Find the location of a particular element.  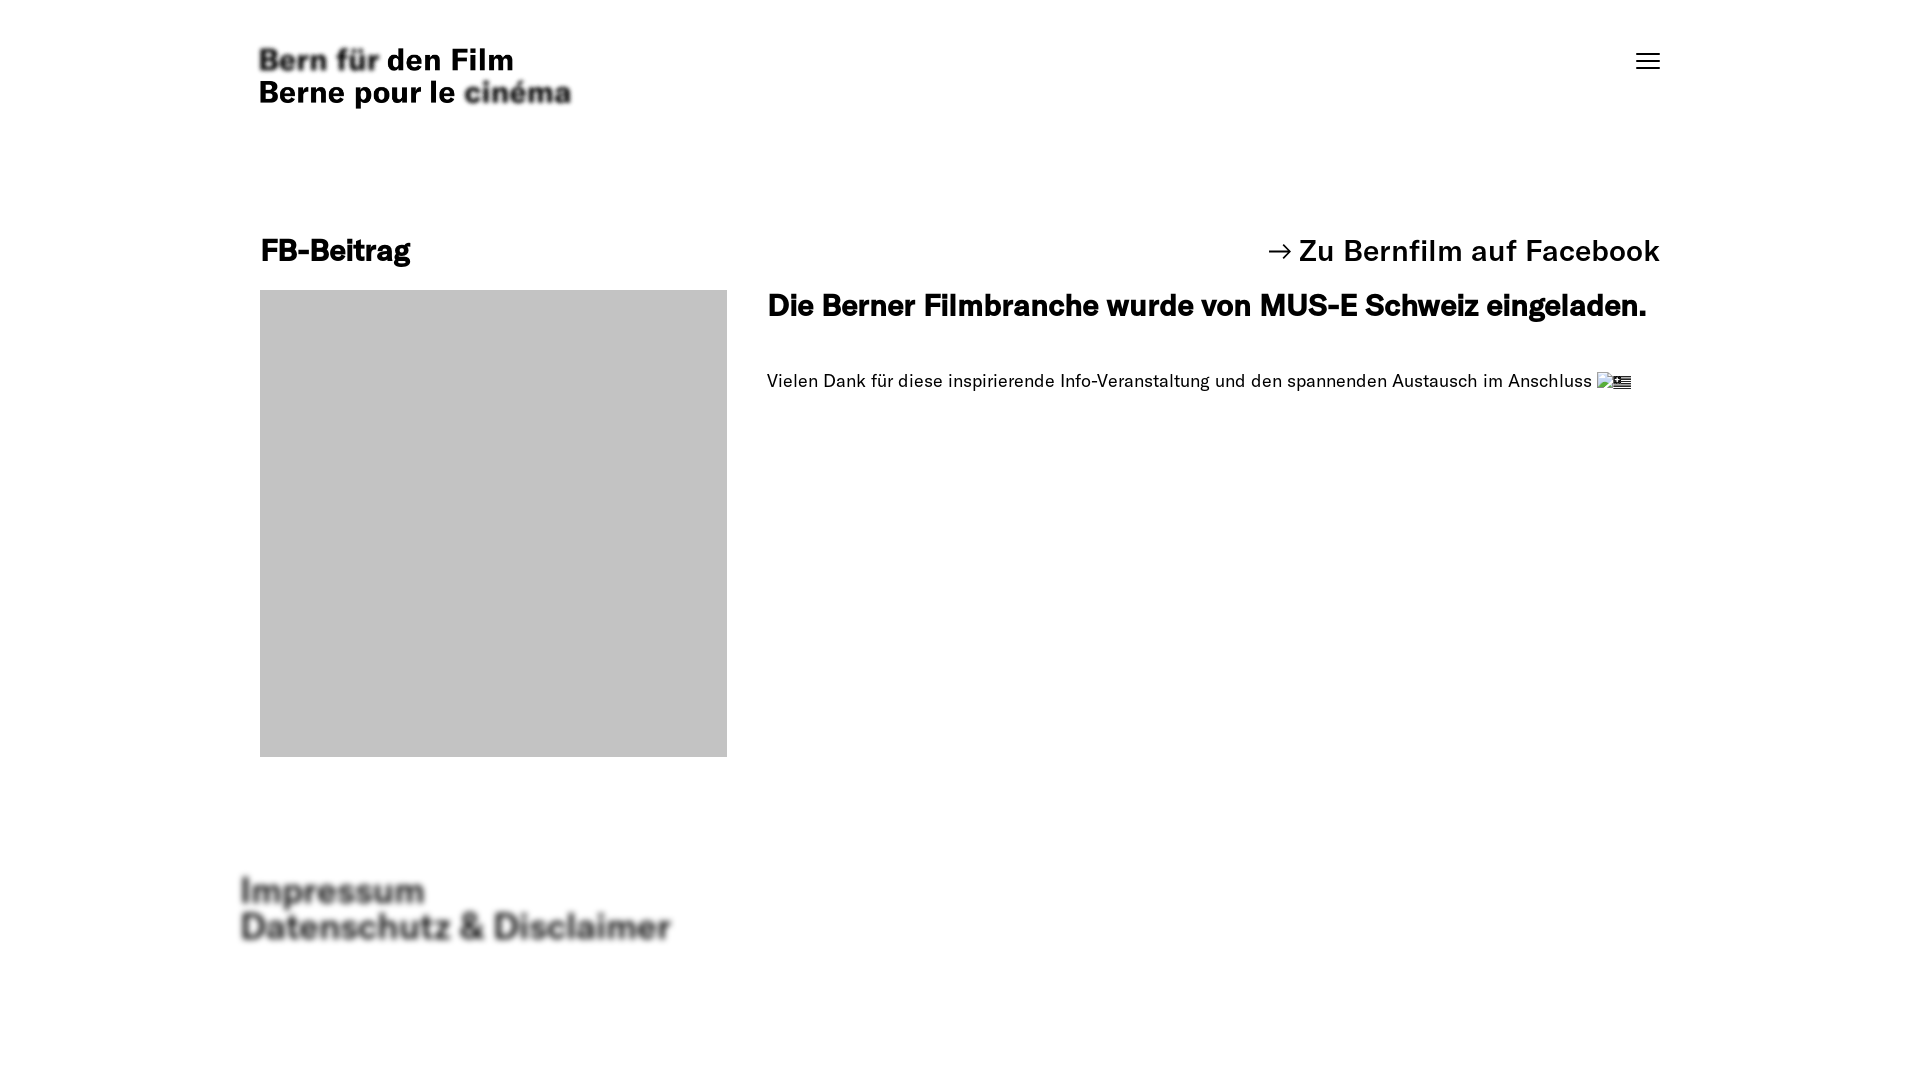

'Impressum' is located at coordinates (332, 888).